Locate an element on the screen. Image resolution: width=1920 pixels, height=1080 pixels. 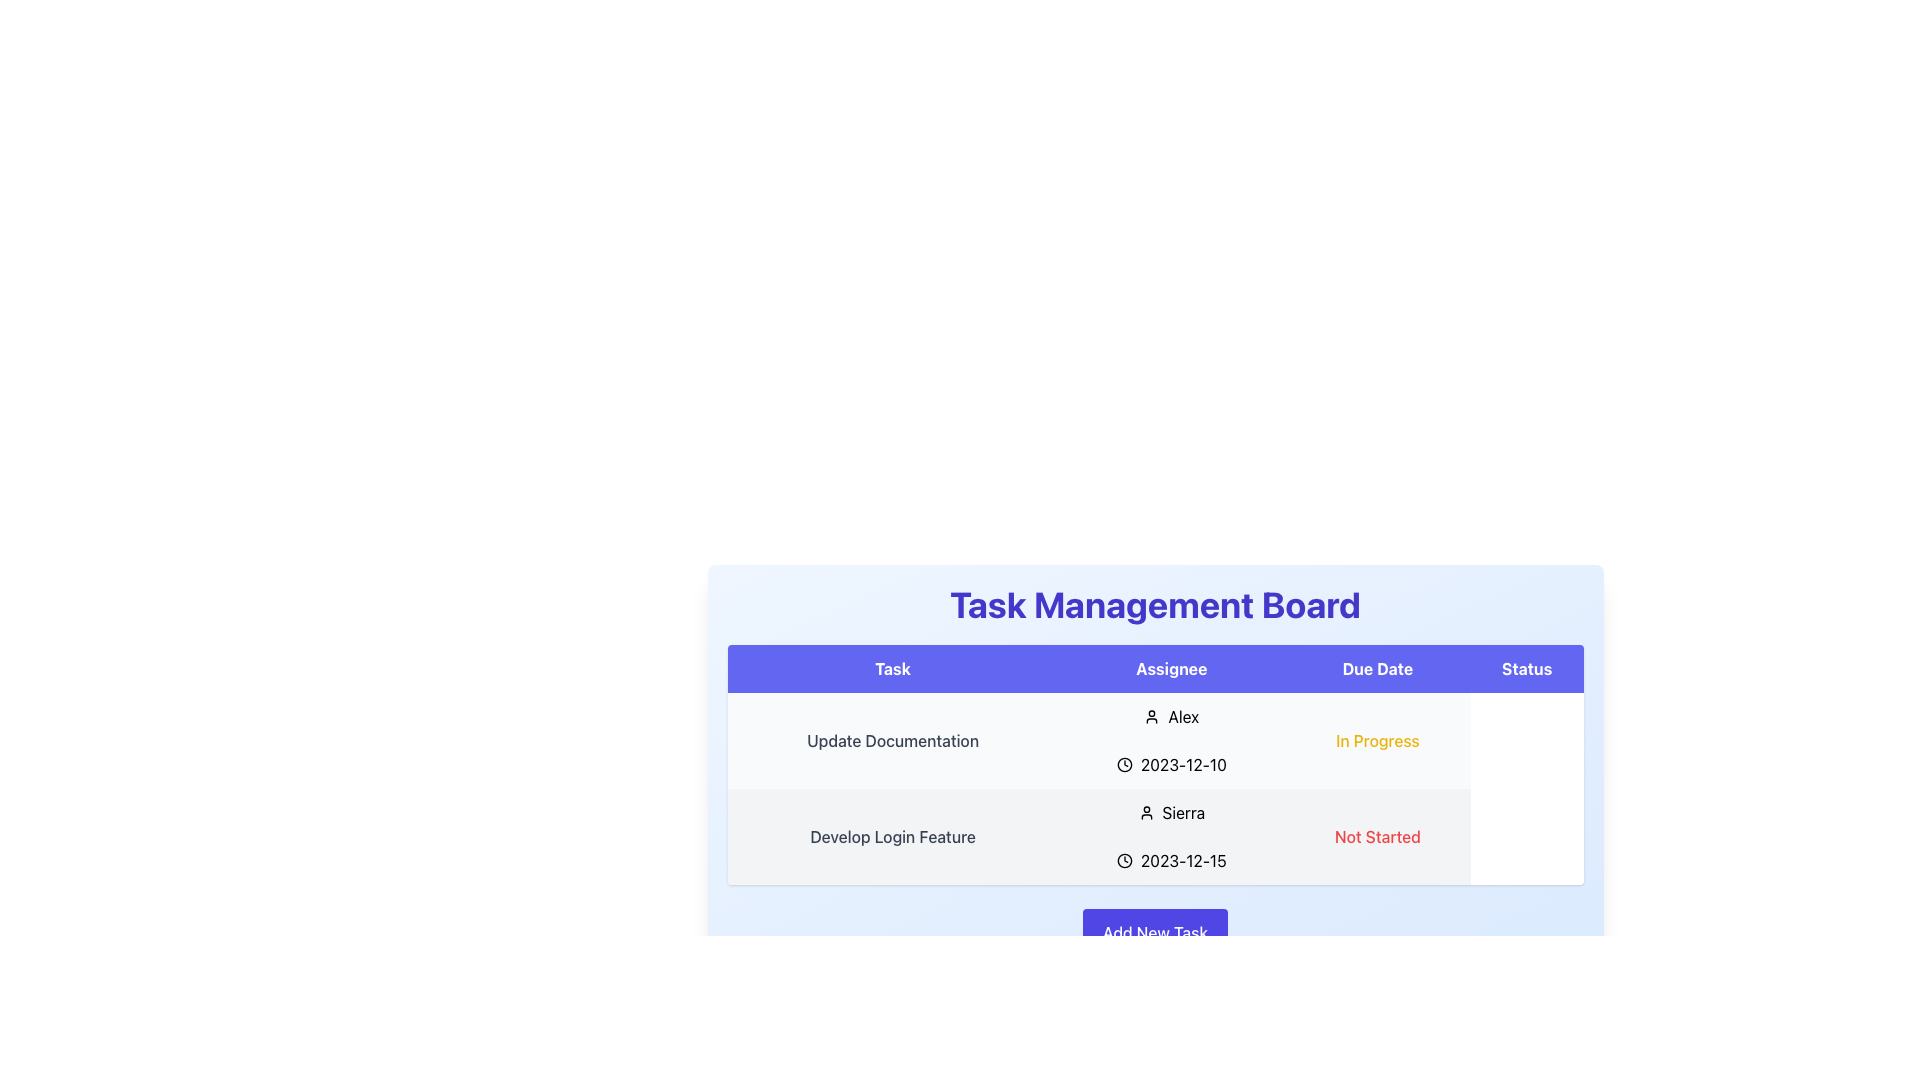
the first row of the table containing the task titled 'Update Documentation' is located at coordinates (1155, 740).